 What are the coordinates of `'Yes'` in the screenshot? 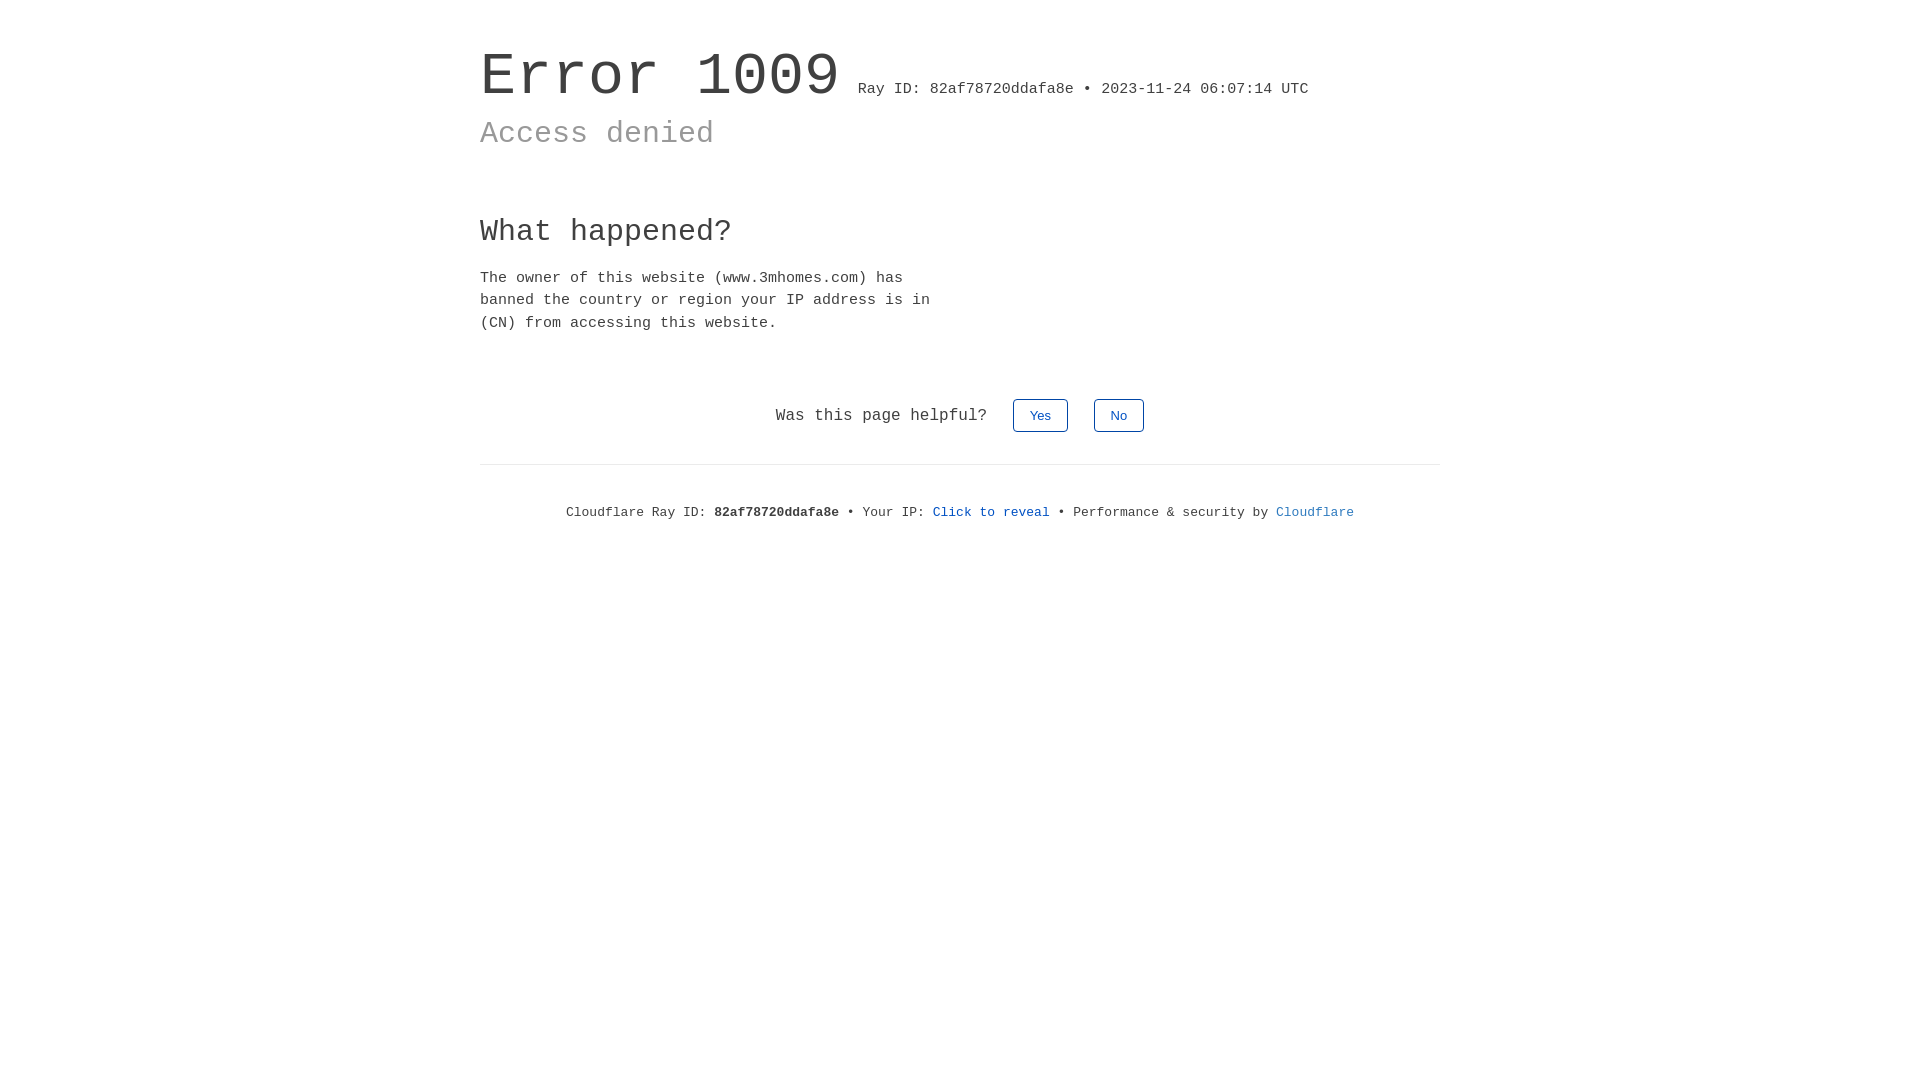 It's located at (1040, 414).